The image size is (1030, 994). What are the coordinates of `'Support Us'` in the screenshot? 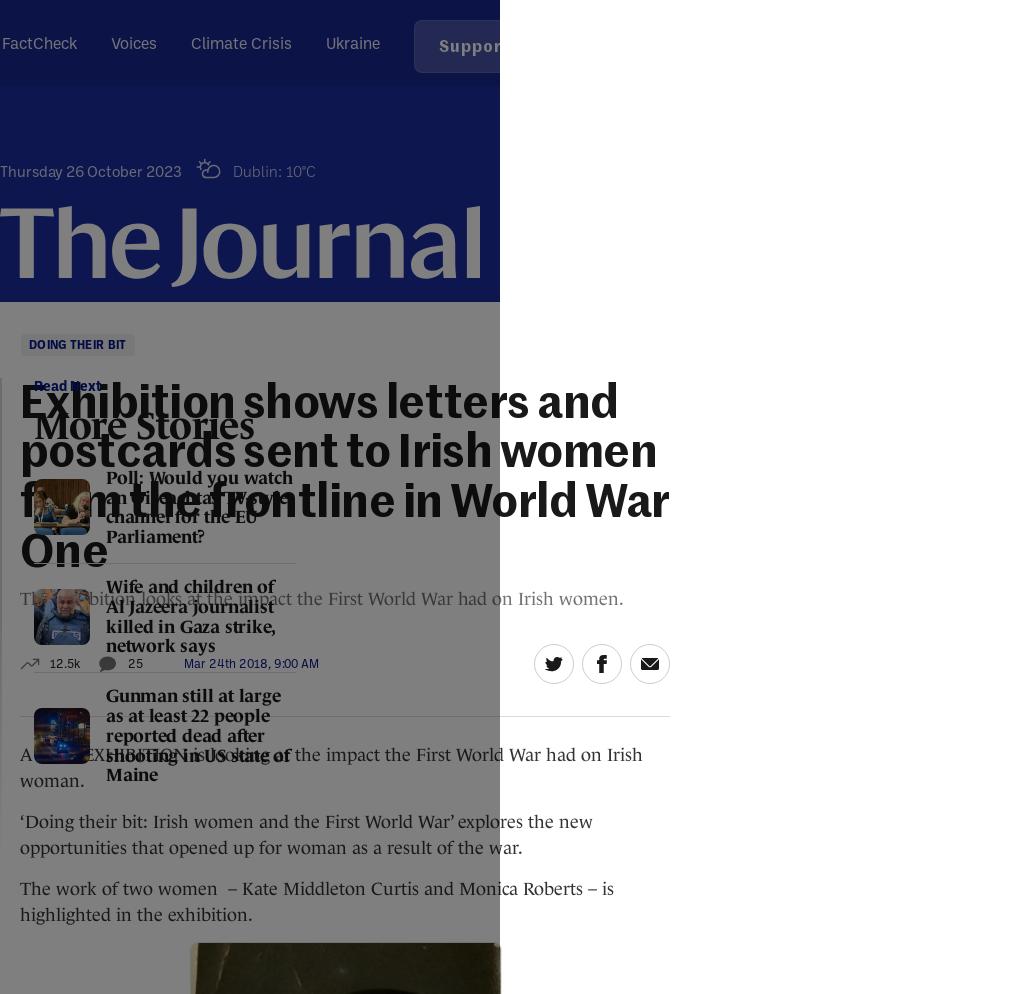 It's located at (485, 46).